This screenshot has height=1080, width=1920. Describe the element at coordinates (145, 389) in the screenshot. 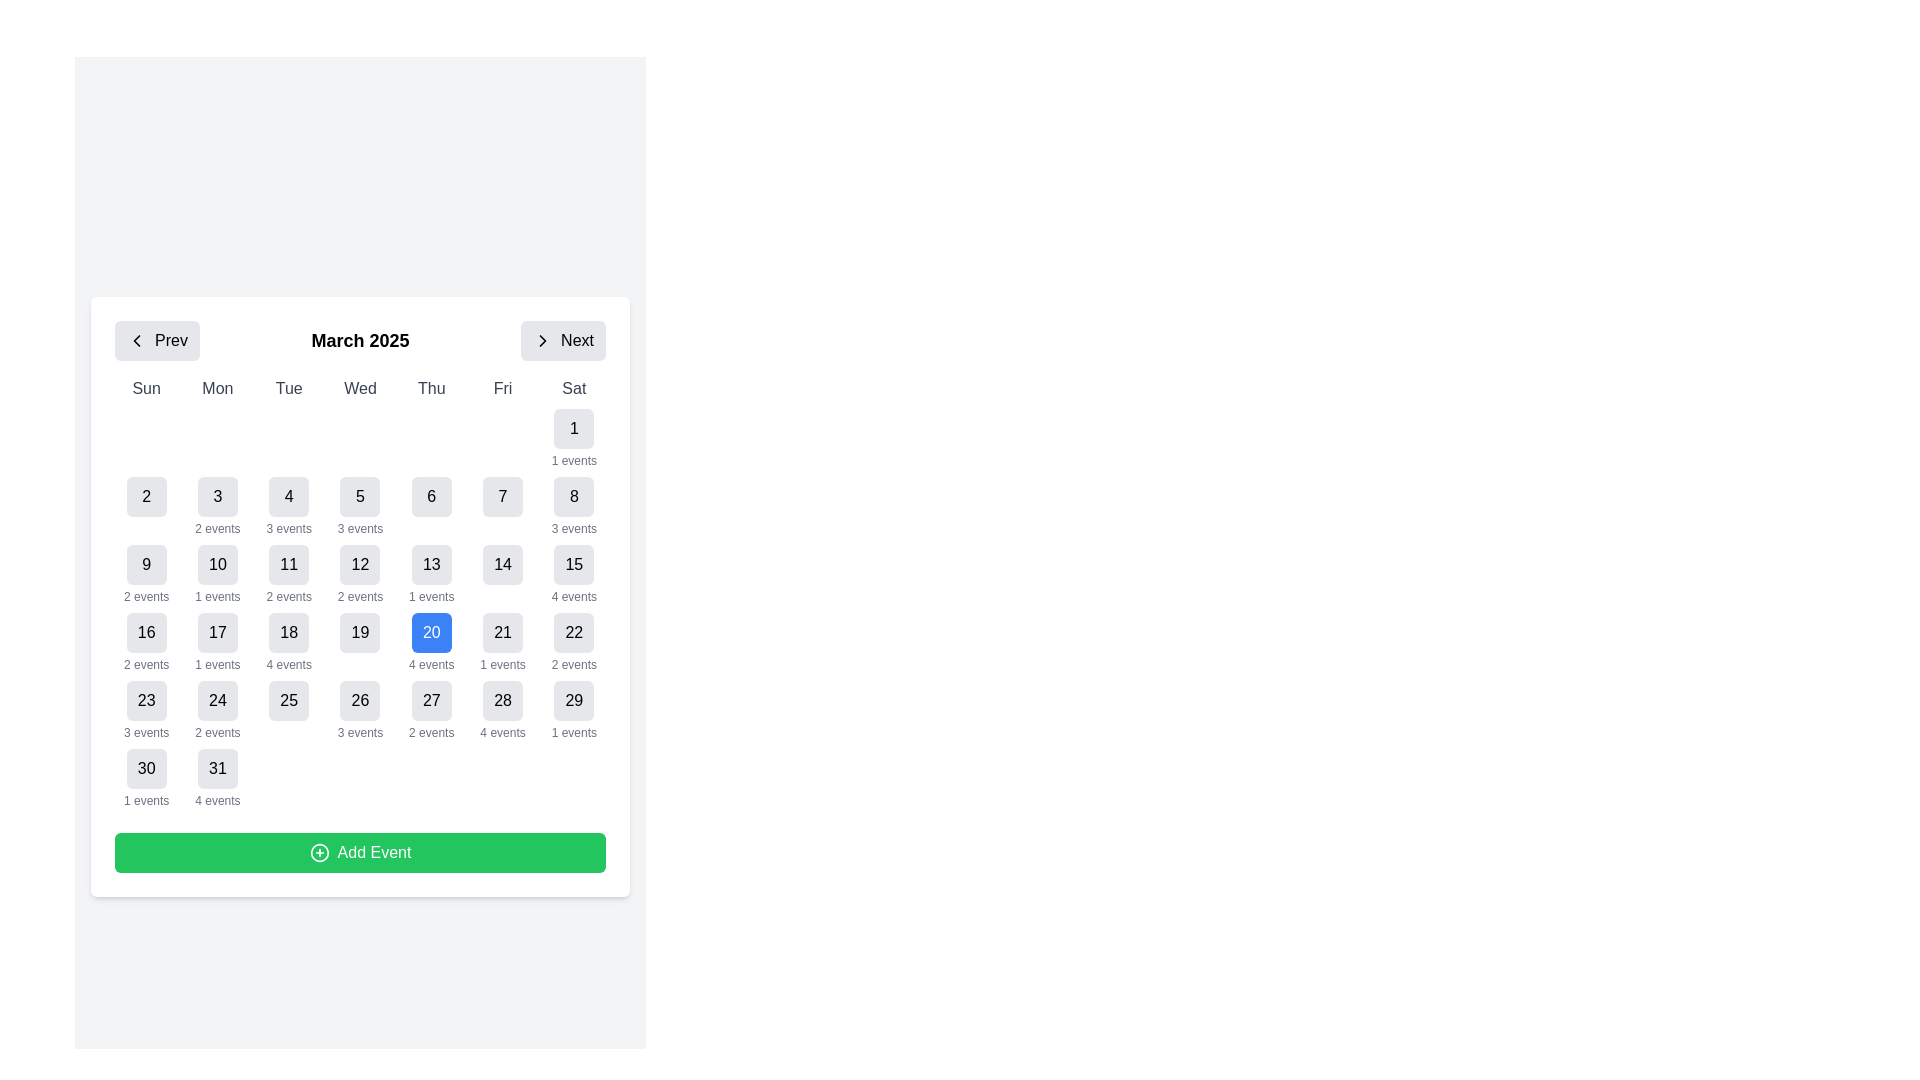

I see `the text label displaying 'Sun' in the calendar header row, which marks the first day of the week` at that location.